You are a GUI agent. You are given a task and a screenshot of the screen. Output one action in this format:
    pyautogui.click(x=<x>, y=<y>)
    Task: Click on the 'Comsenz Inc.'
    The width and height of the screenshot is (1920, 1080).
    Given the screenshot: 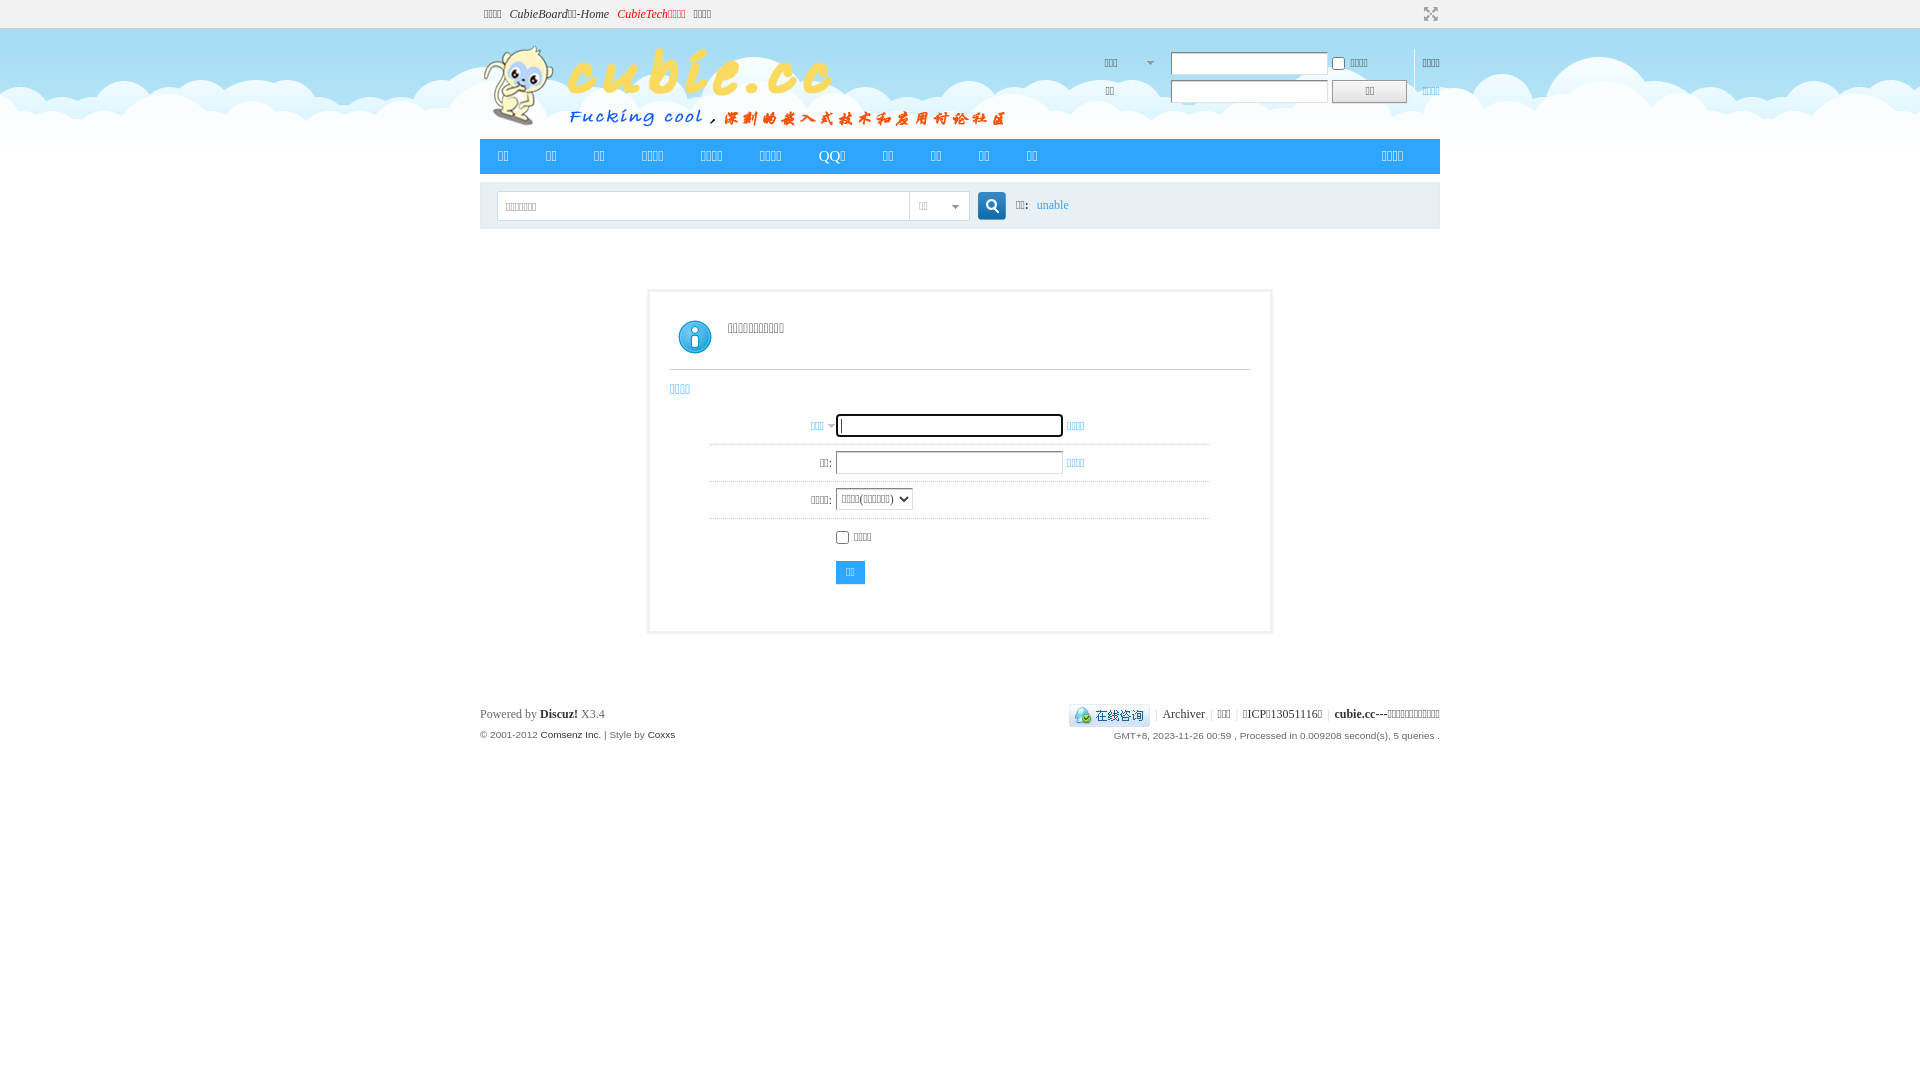 What is the action you would take?
    pyautogui.click(x=569, y=734)
    